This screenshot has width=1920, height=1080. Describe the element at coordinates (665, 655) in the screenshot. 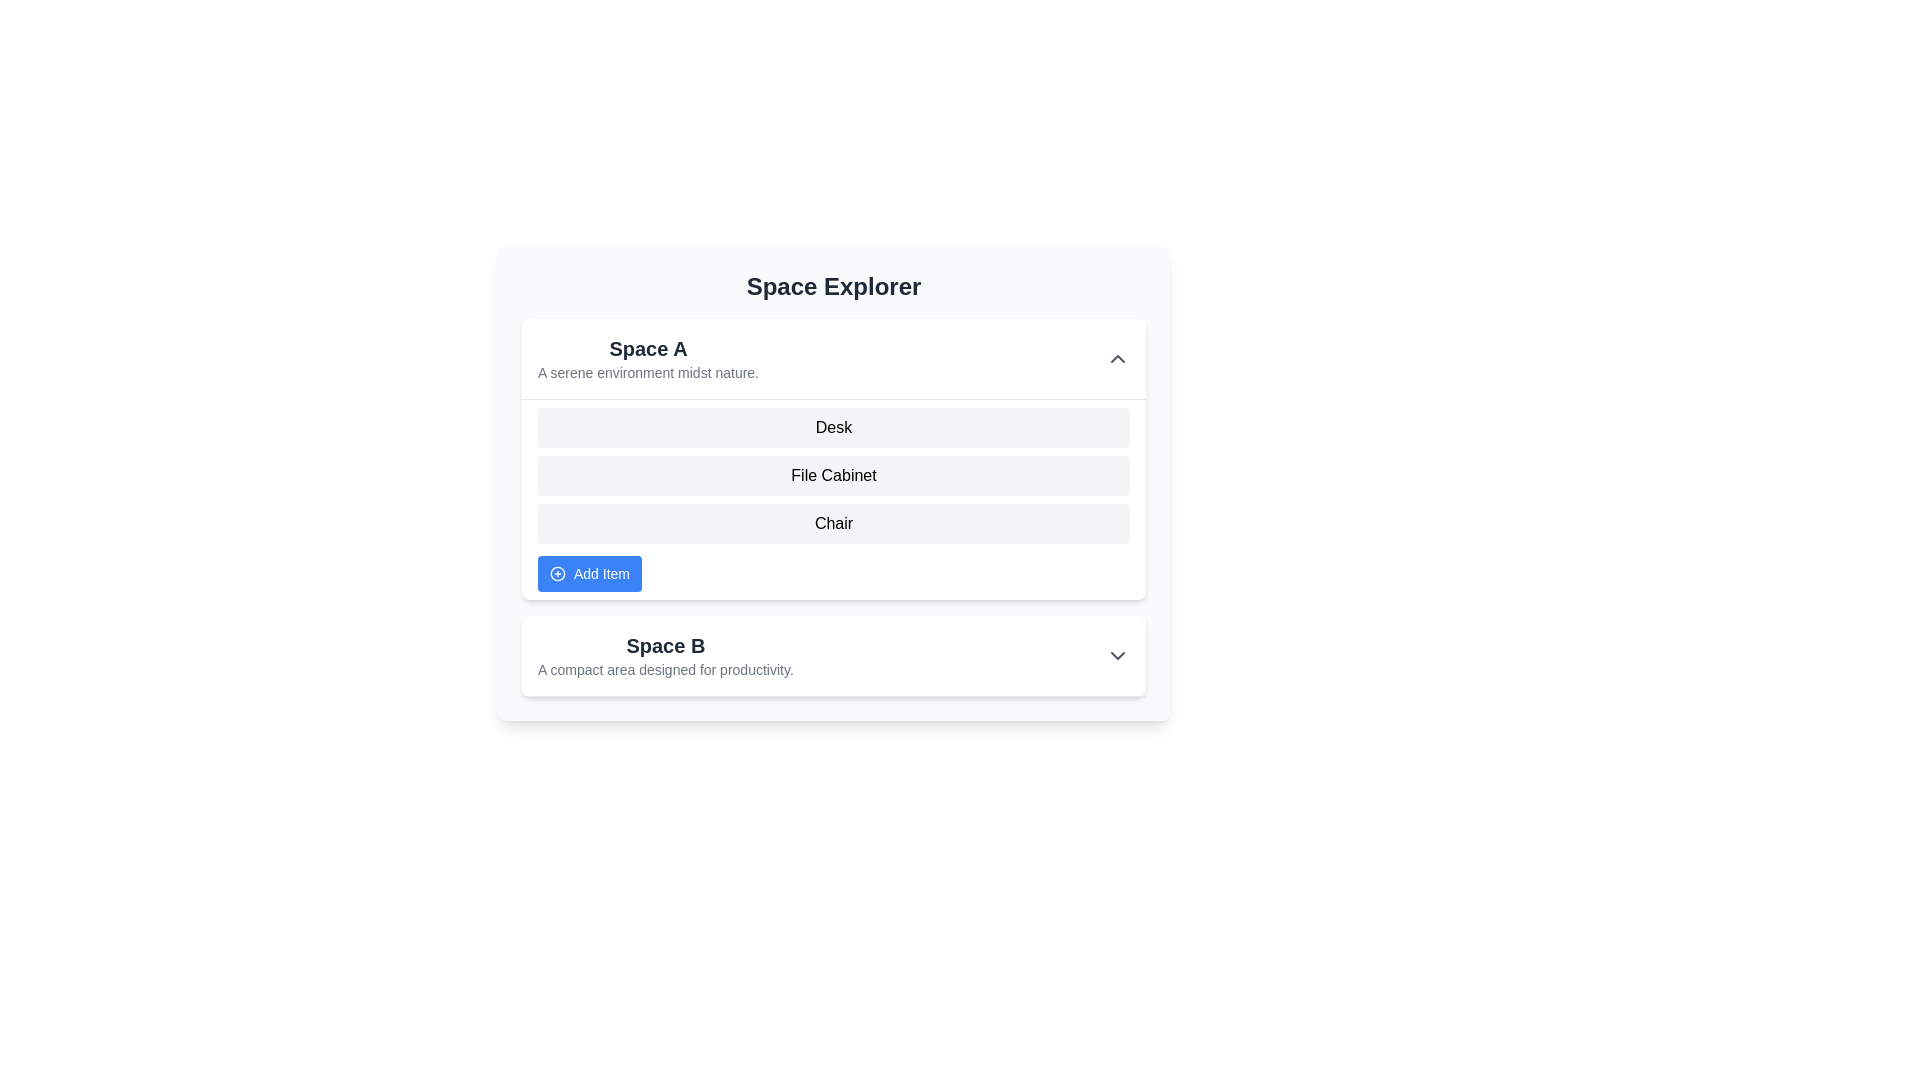

I see `descriptive text of the Text block labeled 'Space B,' which describes it as 'A compact area designed for productivity.' This element is centrally positioned below the 'Space A' section within the 'Space Explorer' interface` at that location.